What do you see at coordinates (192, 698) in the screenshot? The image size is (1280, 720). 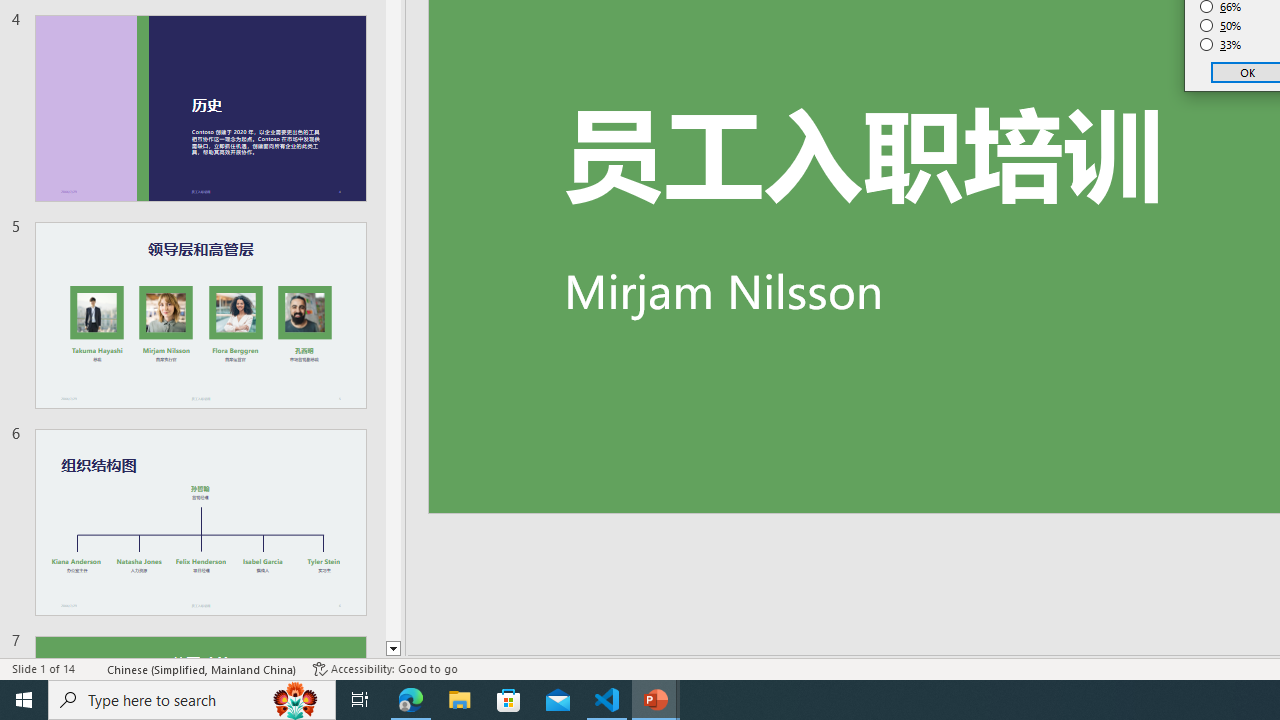 I see `'Type here to search'` at bounding box center [192, 698].